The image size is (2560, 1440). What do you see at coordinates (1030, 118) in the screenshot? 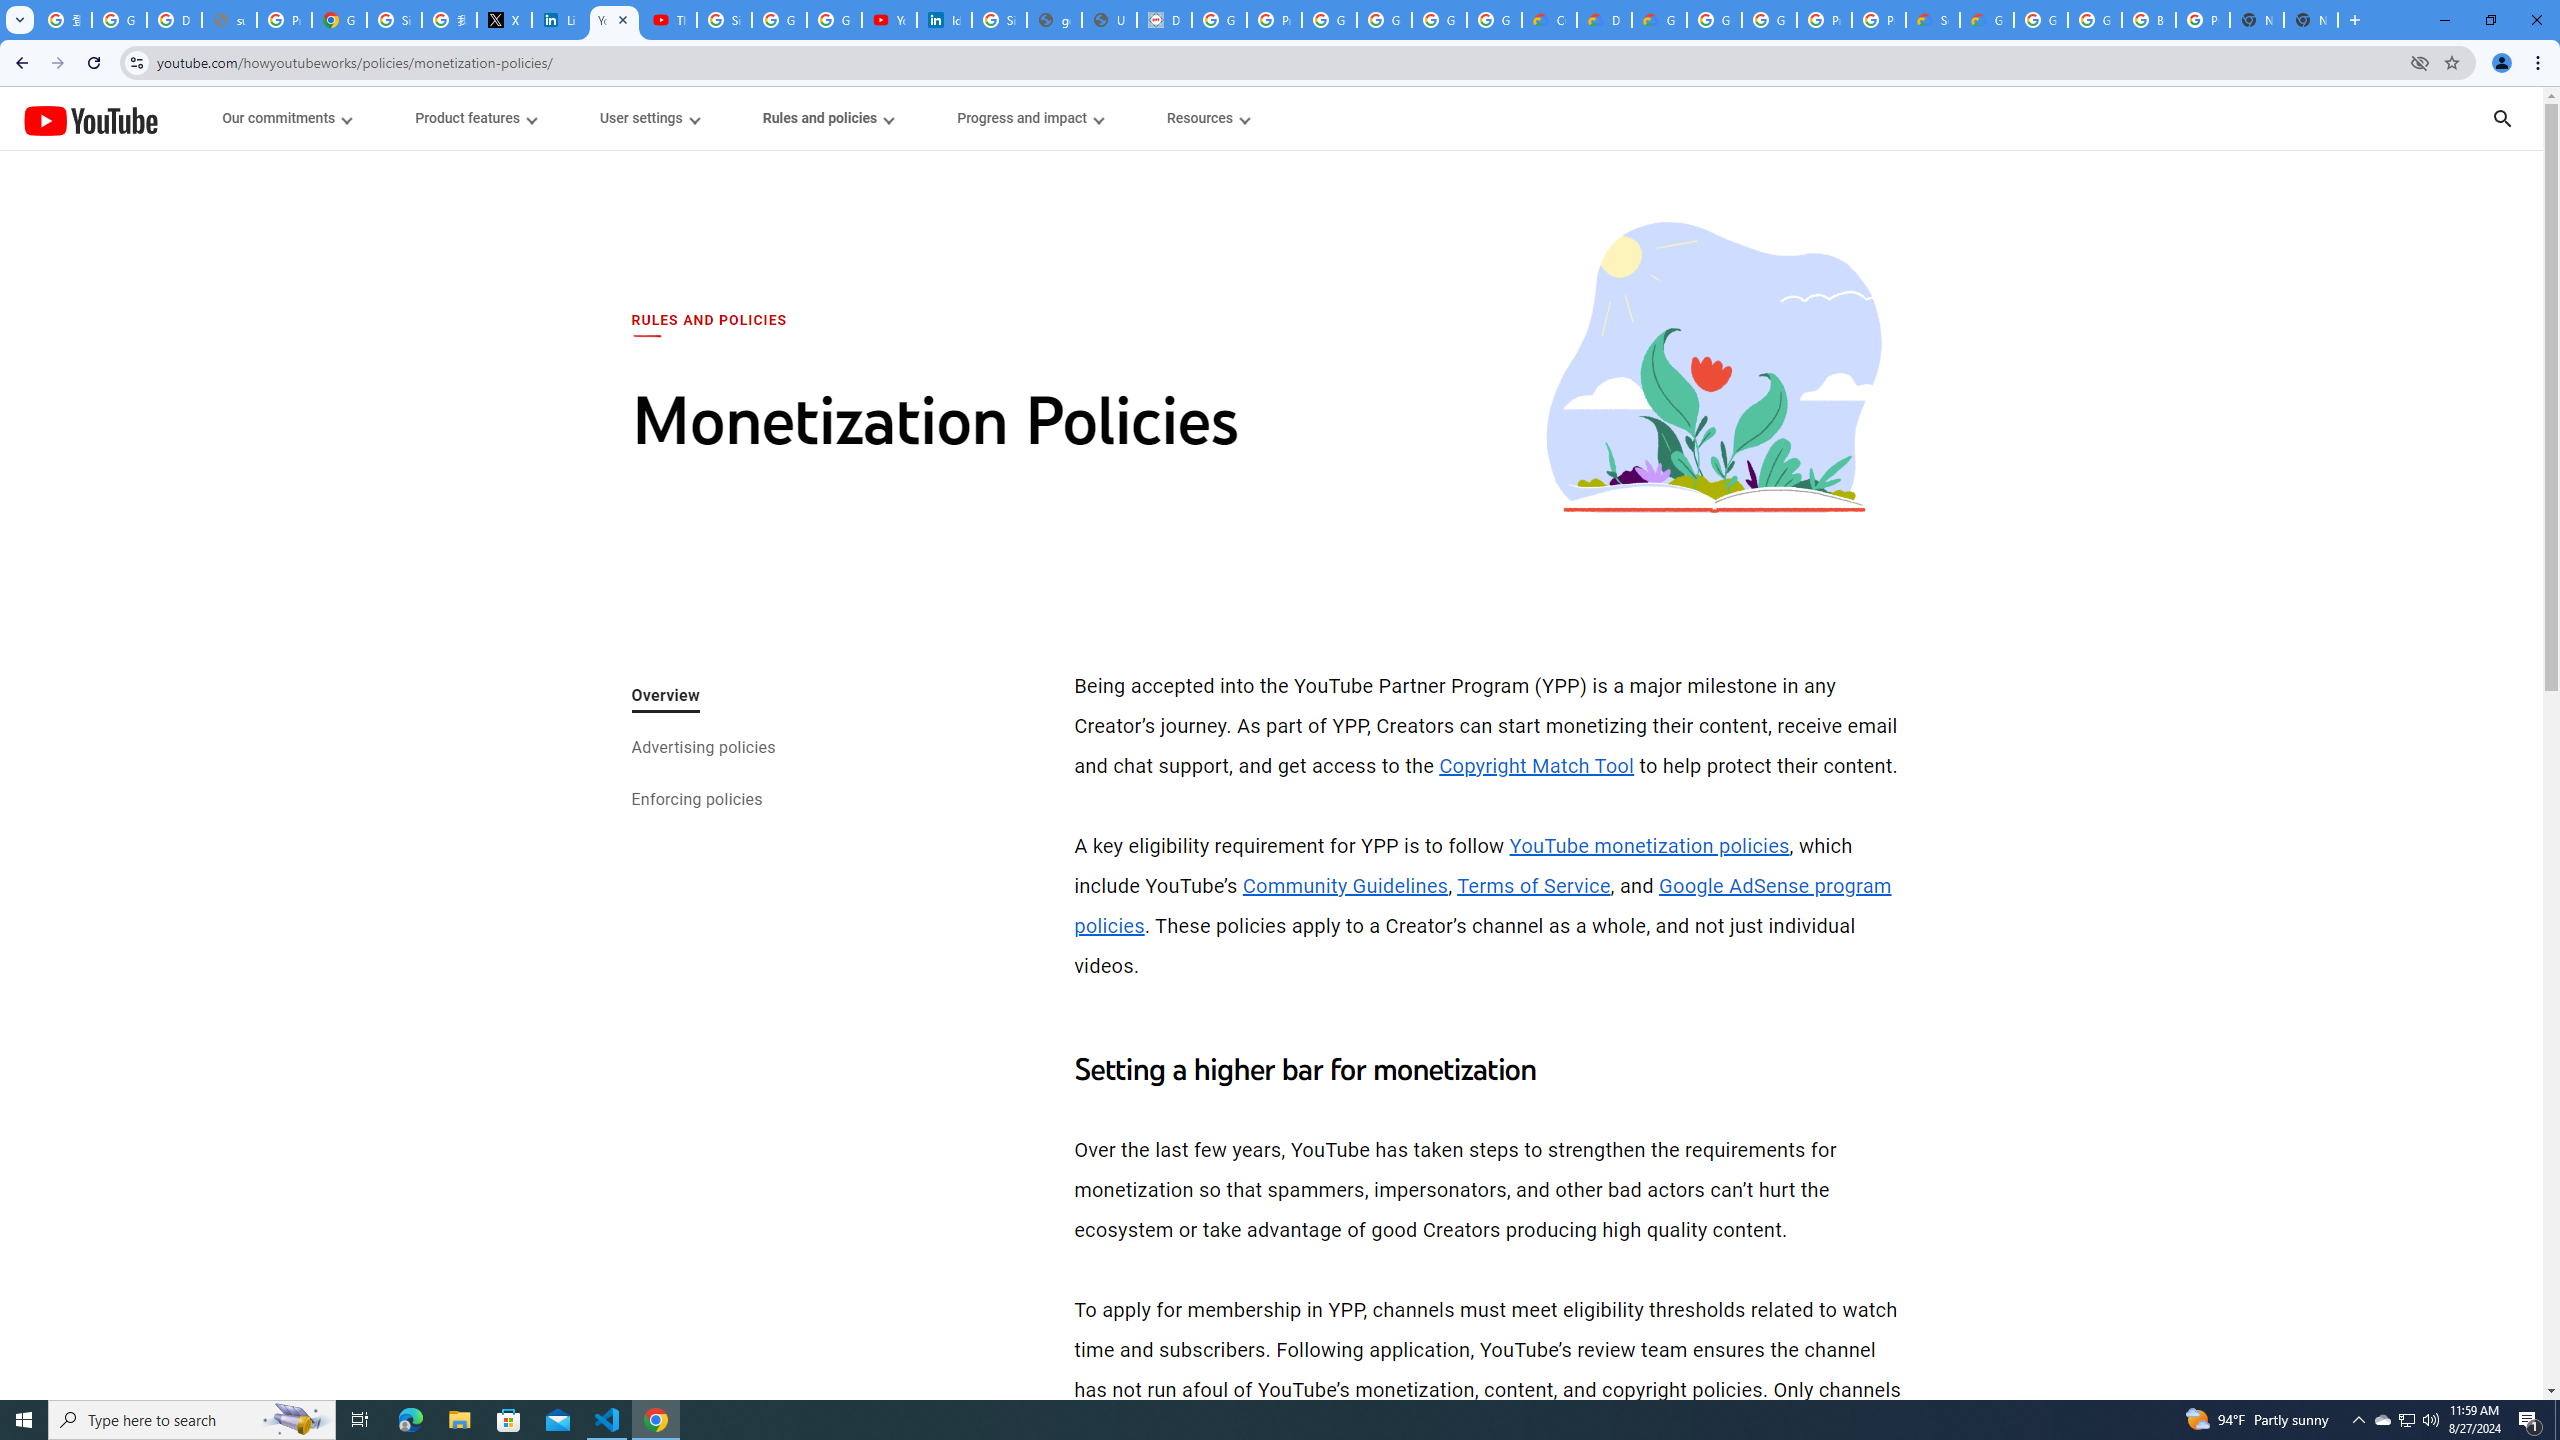
I see `'Progress and impact menupopup'` at bounding box center [1030, 118].